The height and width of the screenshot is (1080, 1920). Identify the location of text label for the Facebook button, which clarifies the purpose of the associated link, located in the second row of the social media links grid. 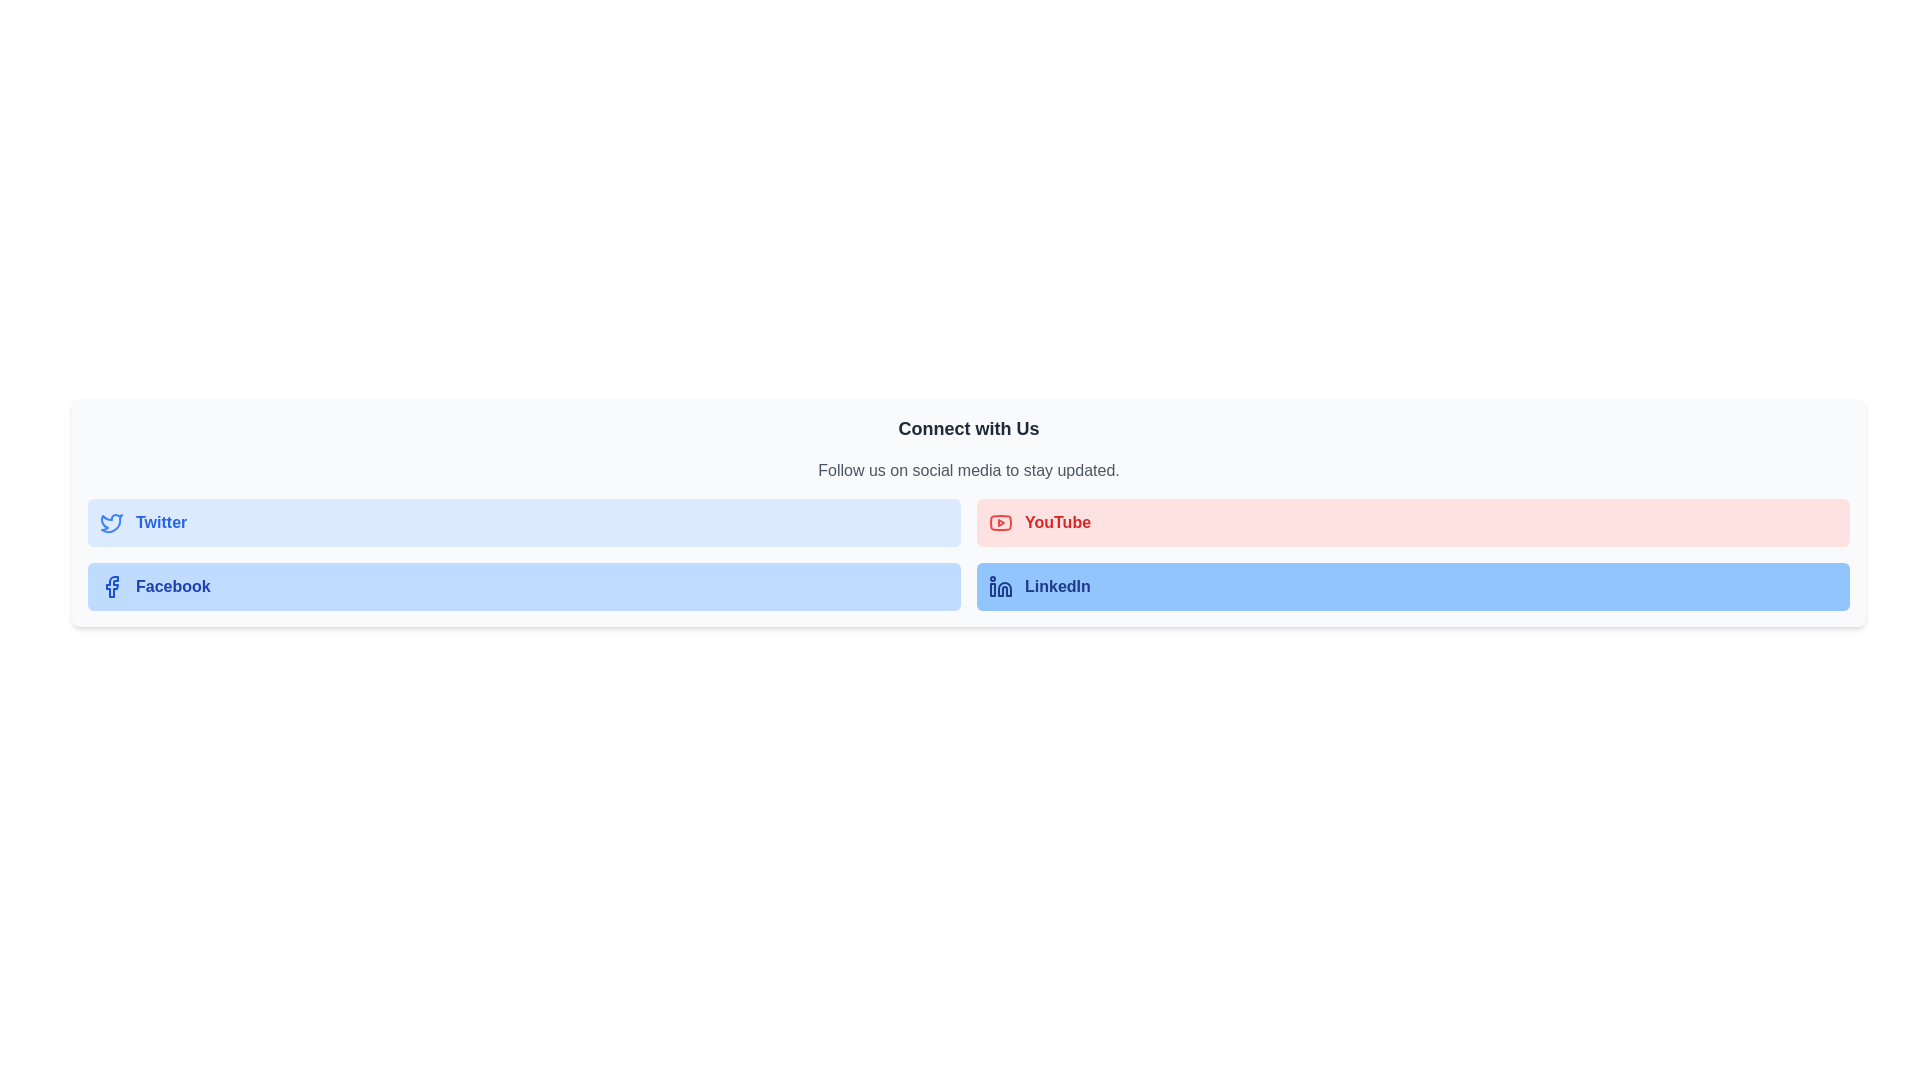
(173, 585).